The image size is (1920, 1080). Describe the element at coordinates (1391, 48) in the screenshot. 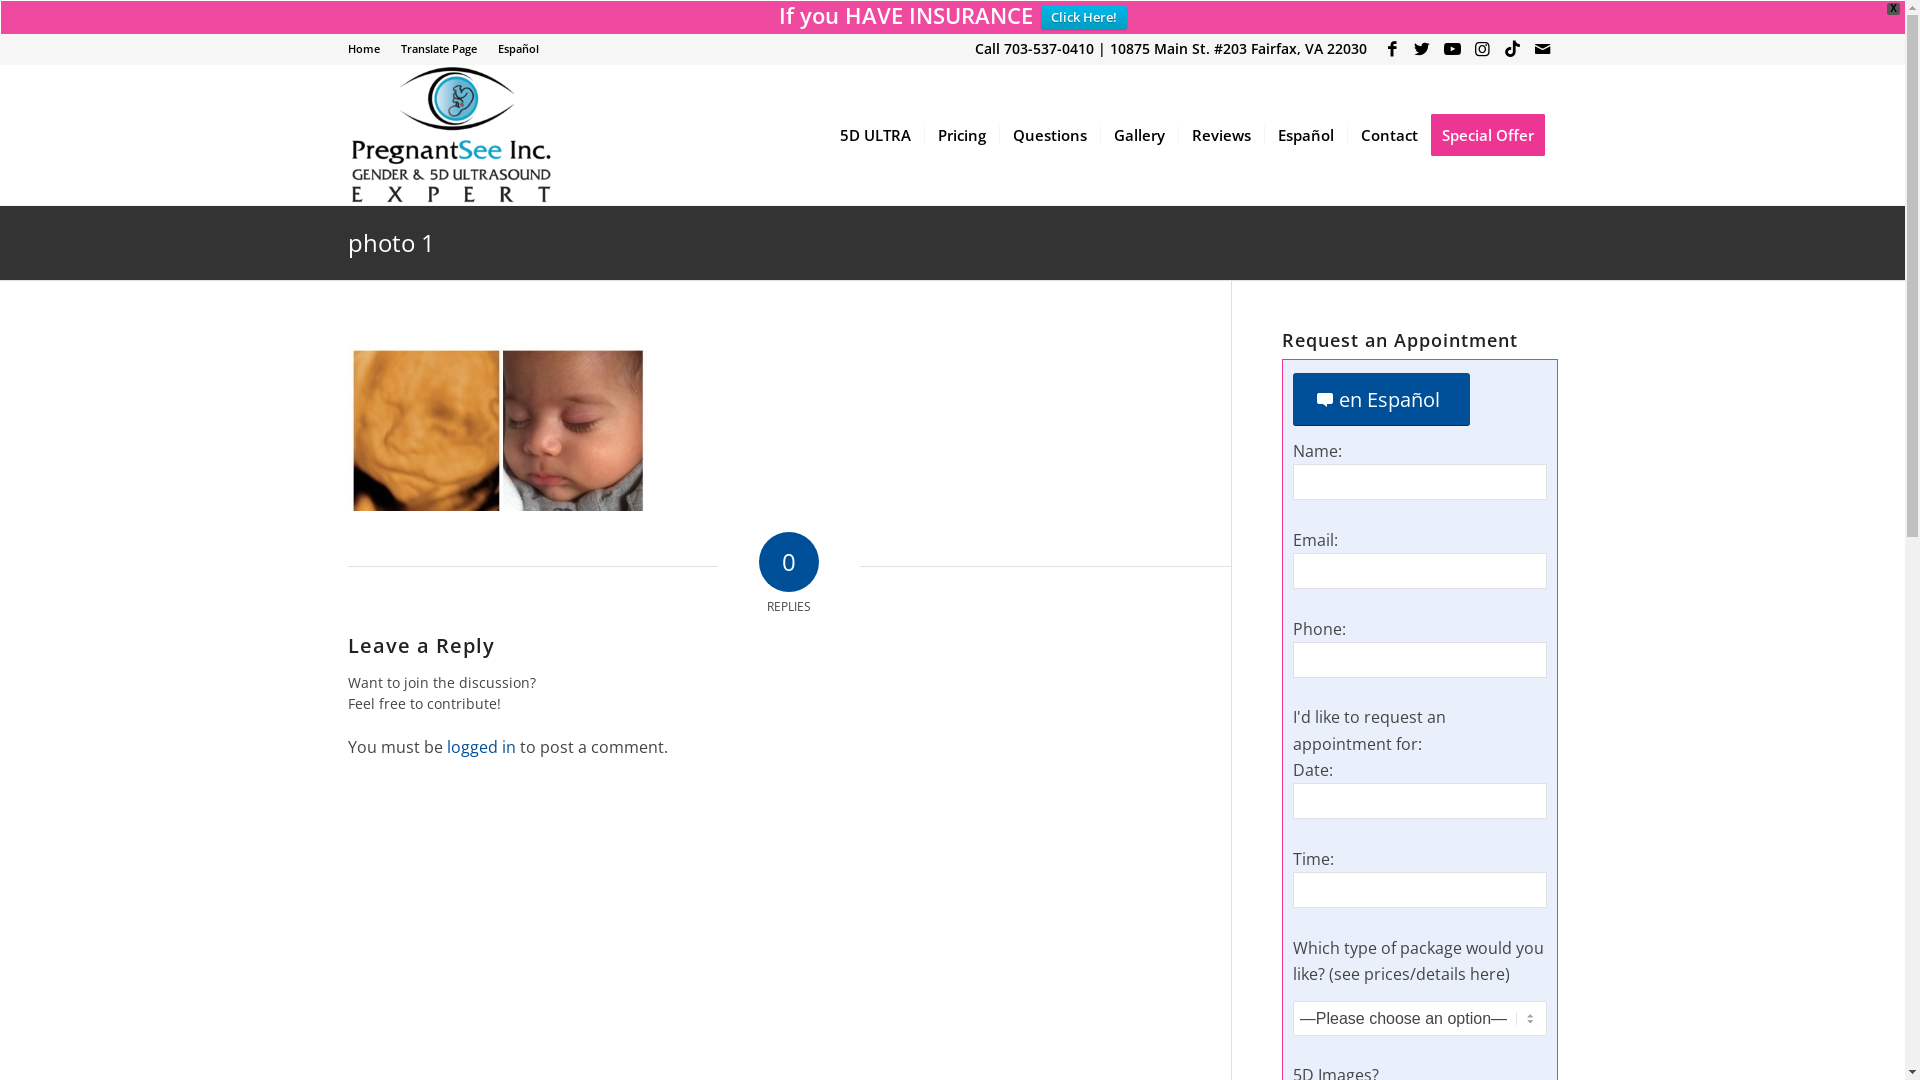

I see `'Facebook'` at that location.